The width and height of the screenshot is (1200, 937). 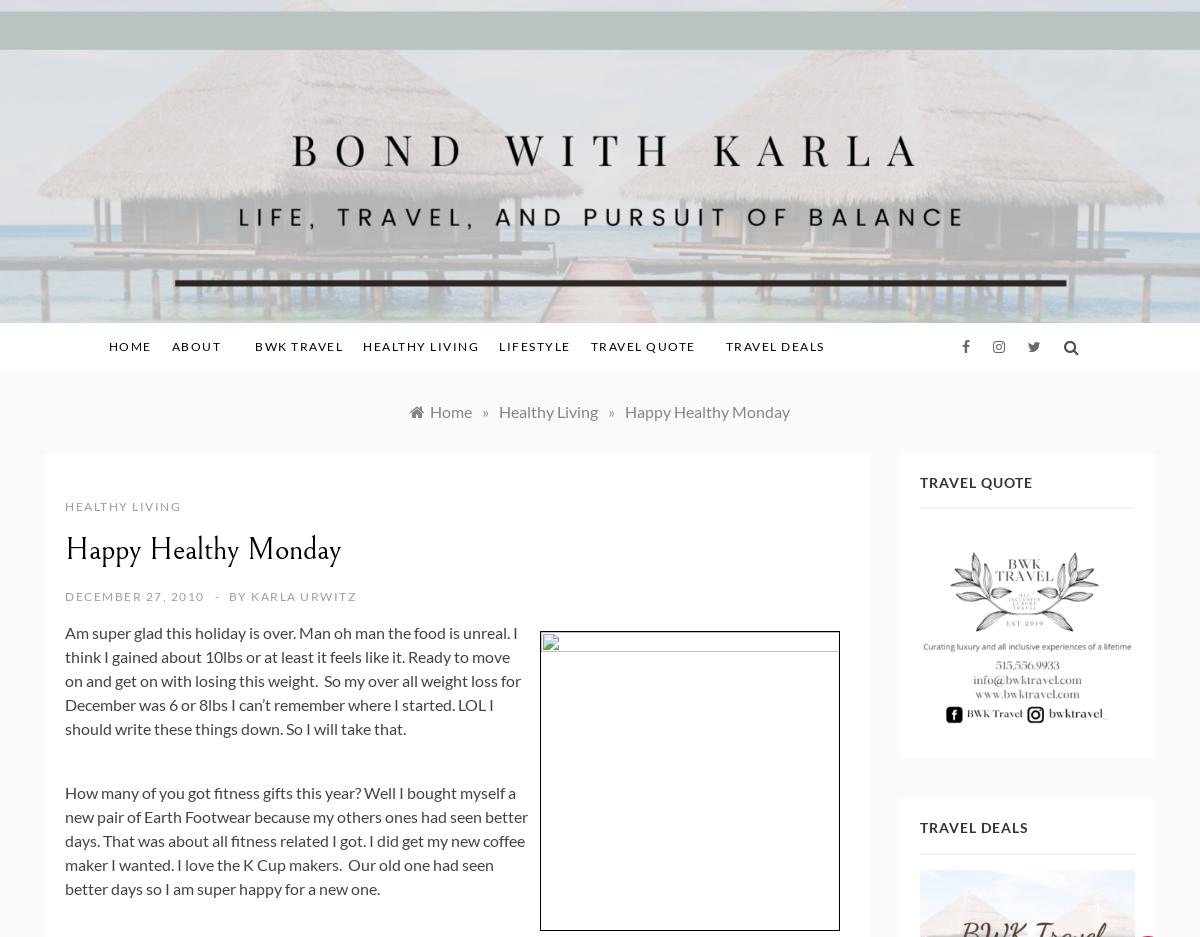 What do you see at coordinates (65, 679) in the screenshot?
I see `'Am super glad this holiday is over. Man oh man the food is unreal. I think I gained about 10lbs or at least it feels like it. Ready to move on and get on with losing this weight.  So my over all weight loss for December was 6 or 8lbs I can’t remember where I started. LOL I should write these things down. So I will take that.'` at bounding box center [65, 679].